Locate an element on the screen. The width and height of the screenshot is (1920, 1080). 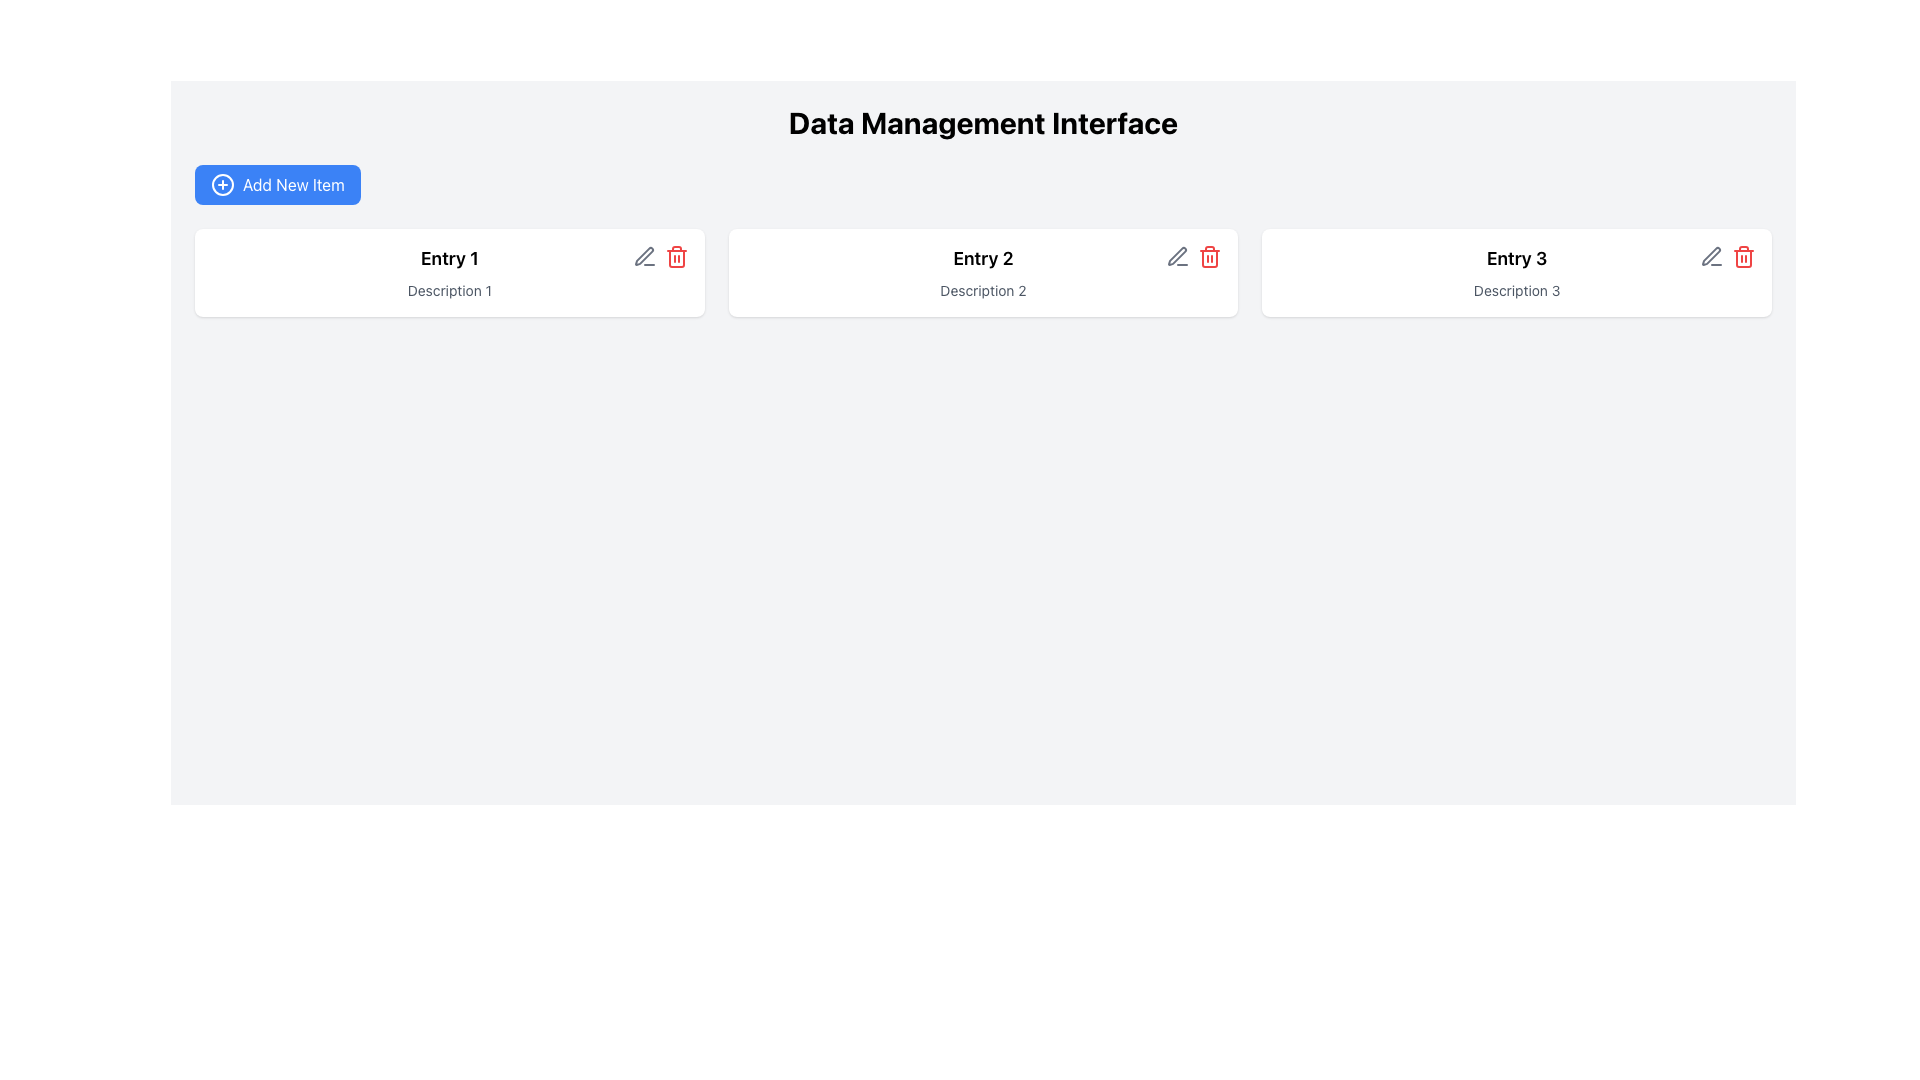
the text label that serves as the title for the card, positioned at the top of the first card in a horizontal series of three cards is located at coordinates (448, 257).